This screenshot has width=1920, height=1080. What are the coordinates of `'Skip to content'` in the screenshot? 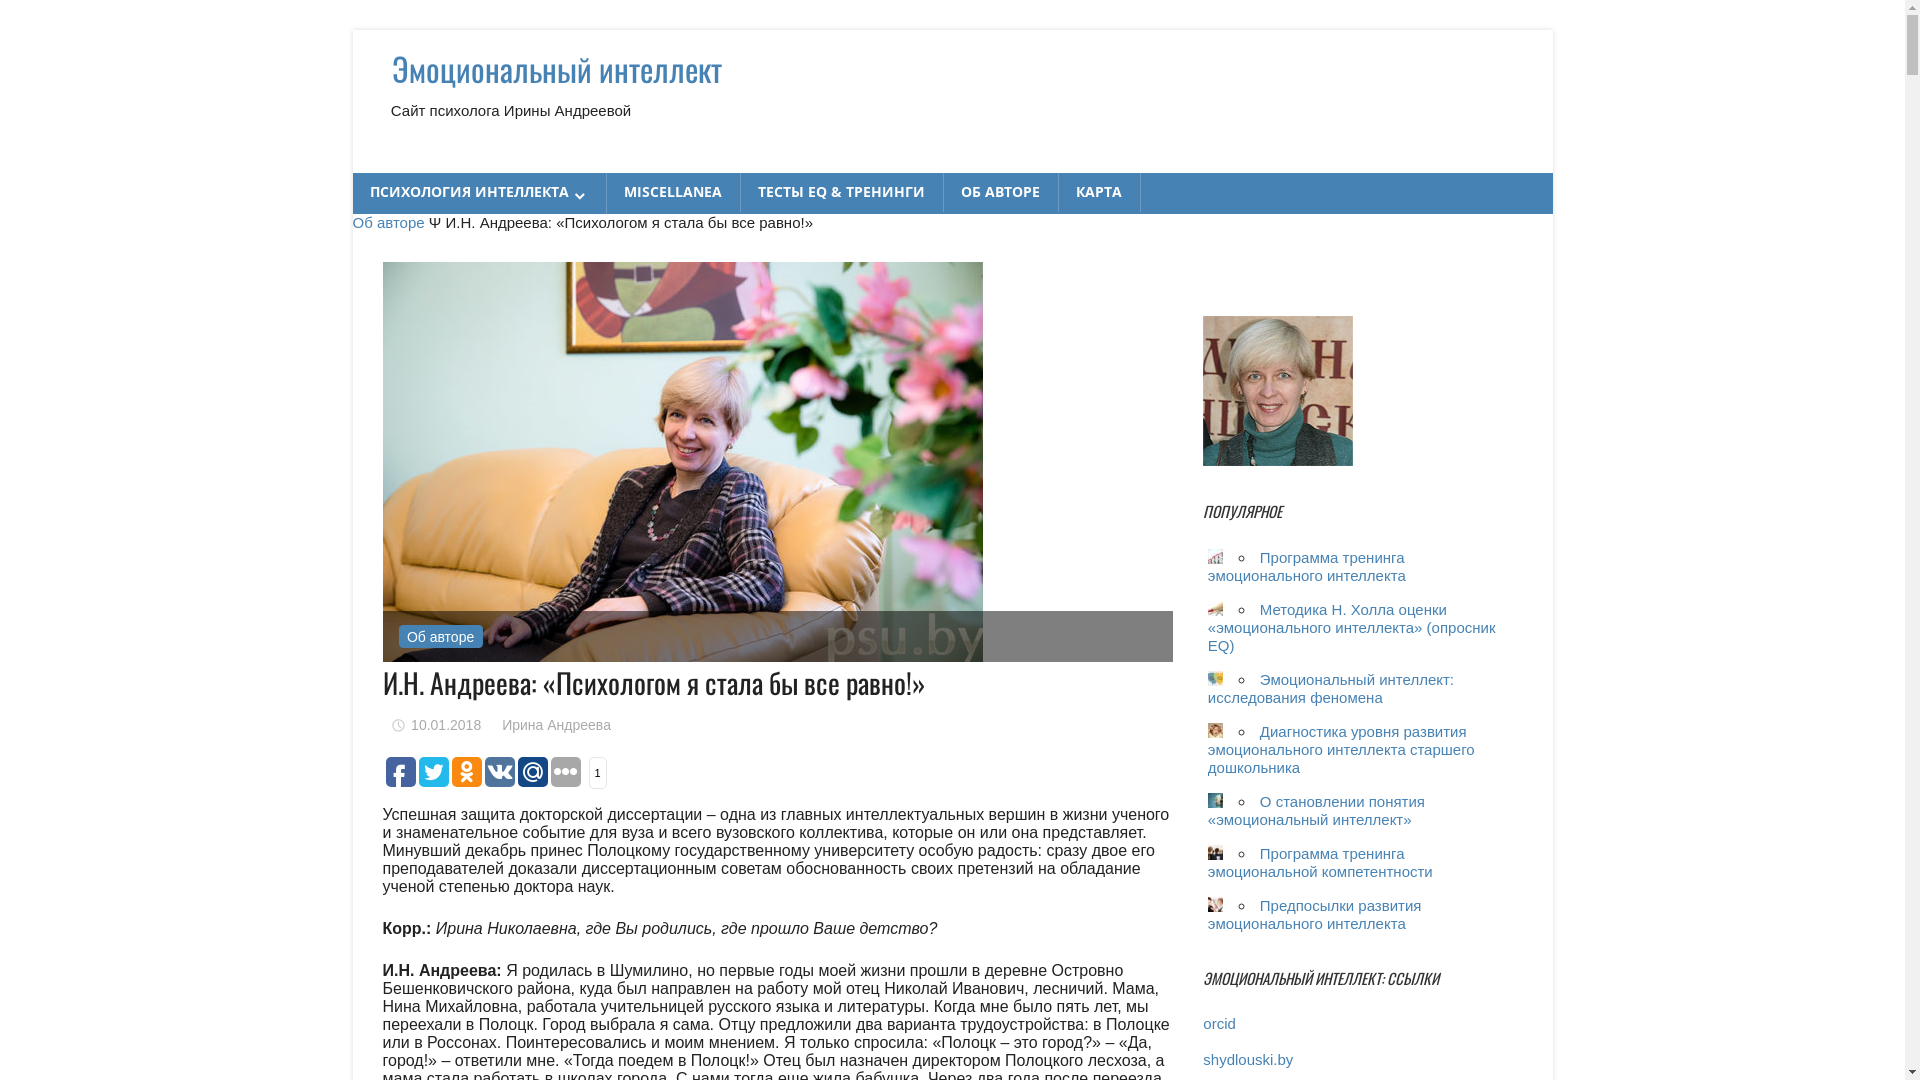 It's located at (352, 29).